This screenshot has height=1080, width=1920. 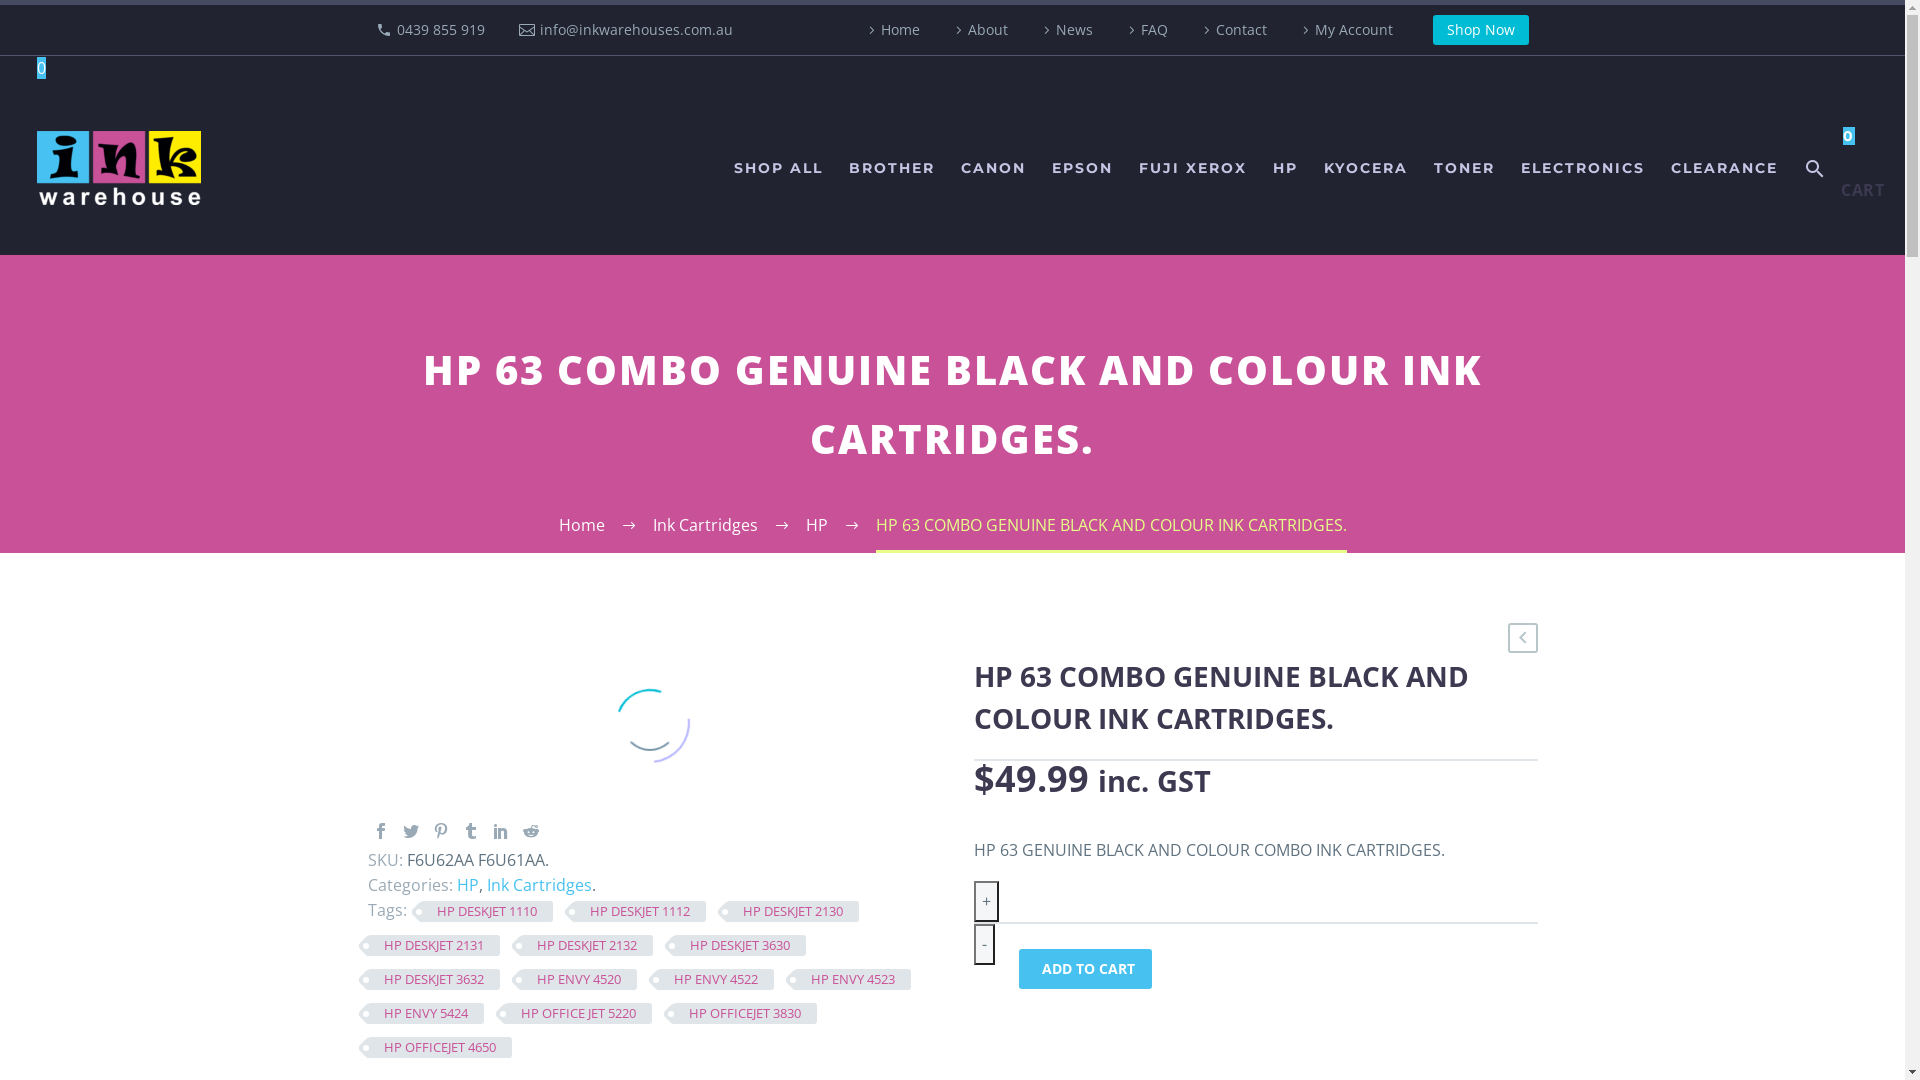 I want to click on 'Home', so click(x=890, y=30).